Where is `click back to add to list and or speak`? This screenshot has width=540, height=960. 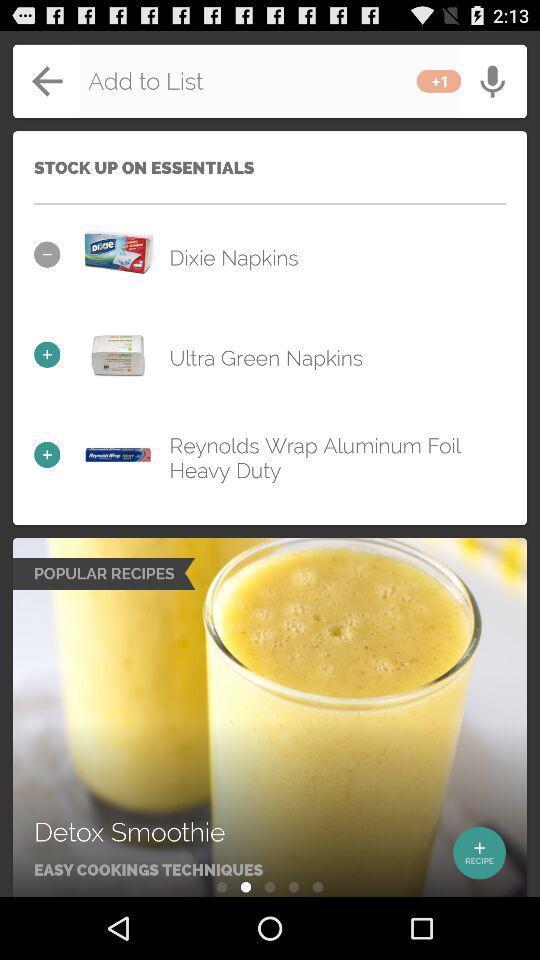
click back to add to list and or speak is located at coordinates (270, 81).